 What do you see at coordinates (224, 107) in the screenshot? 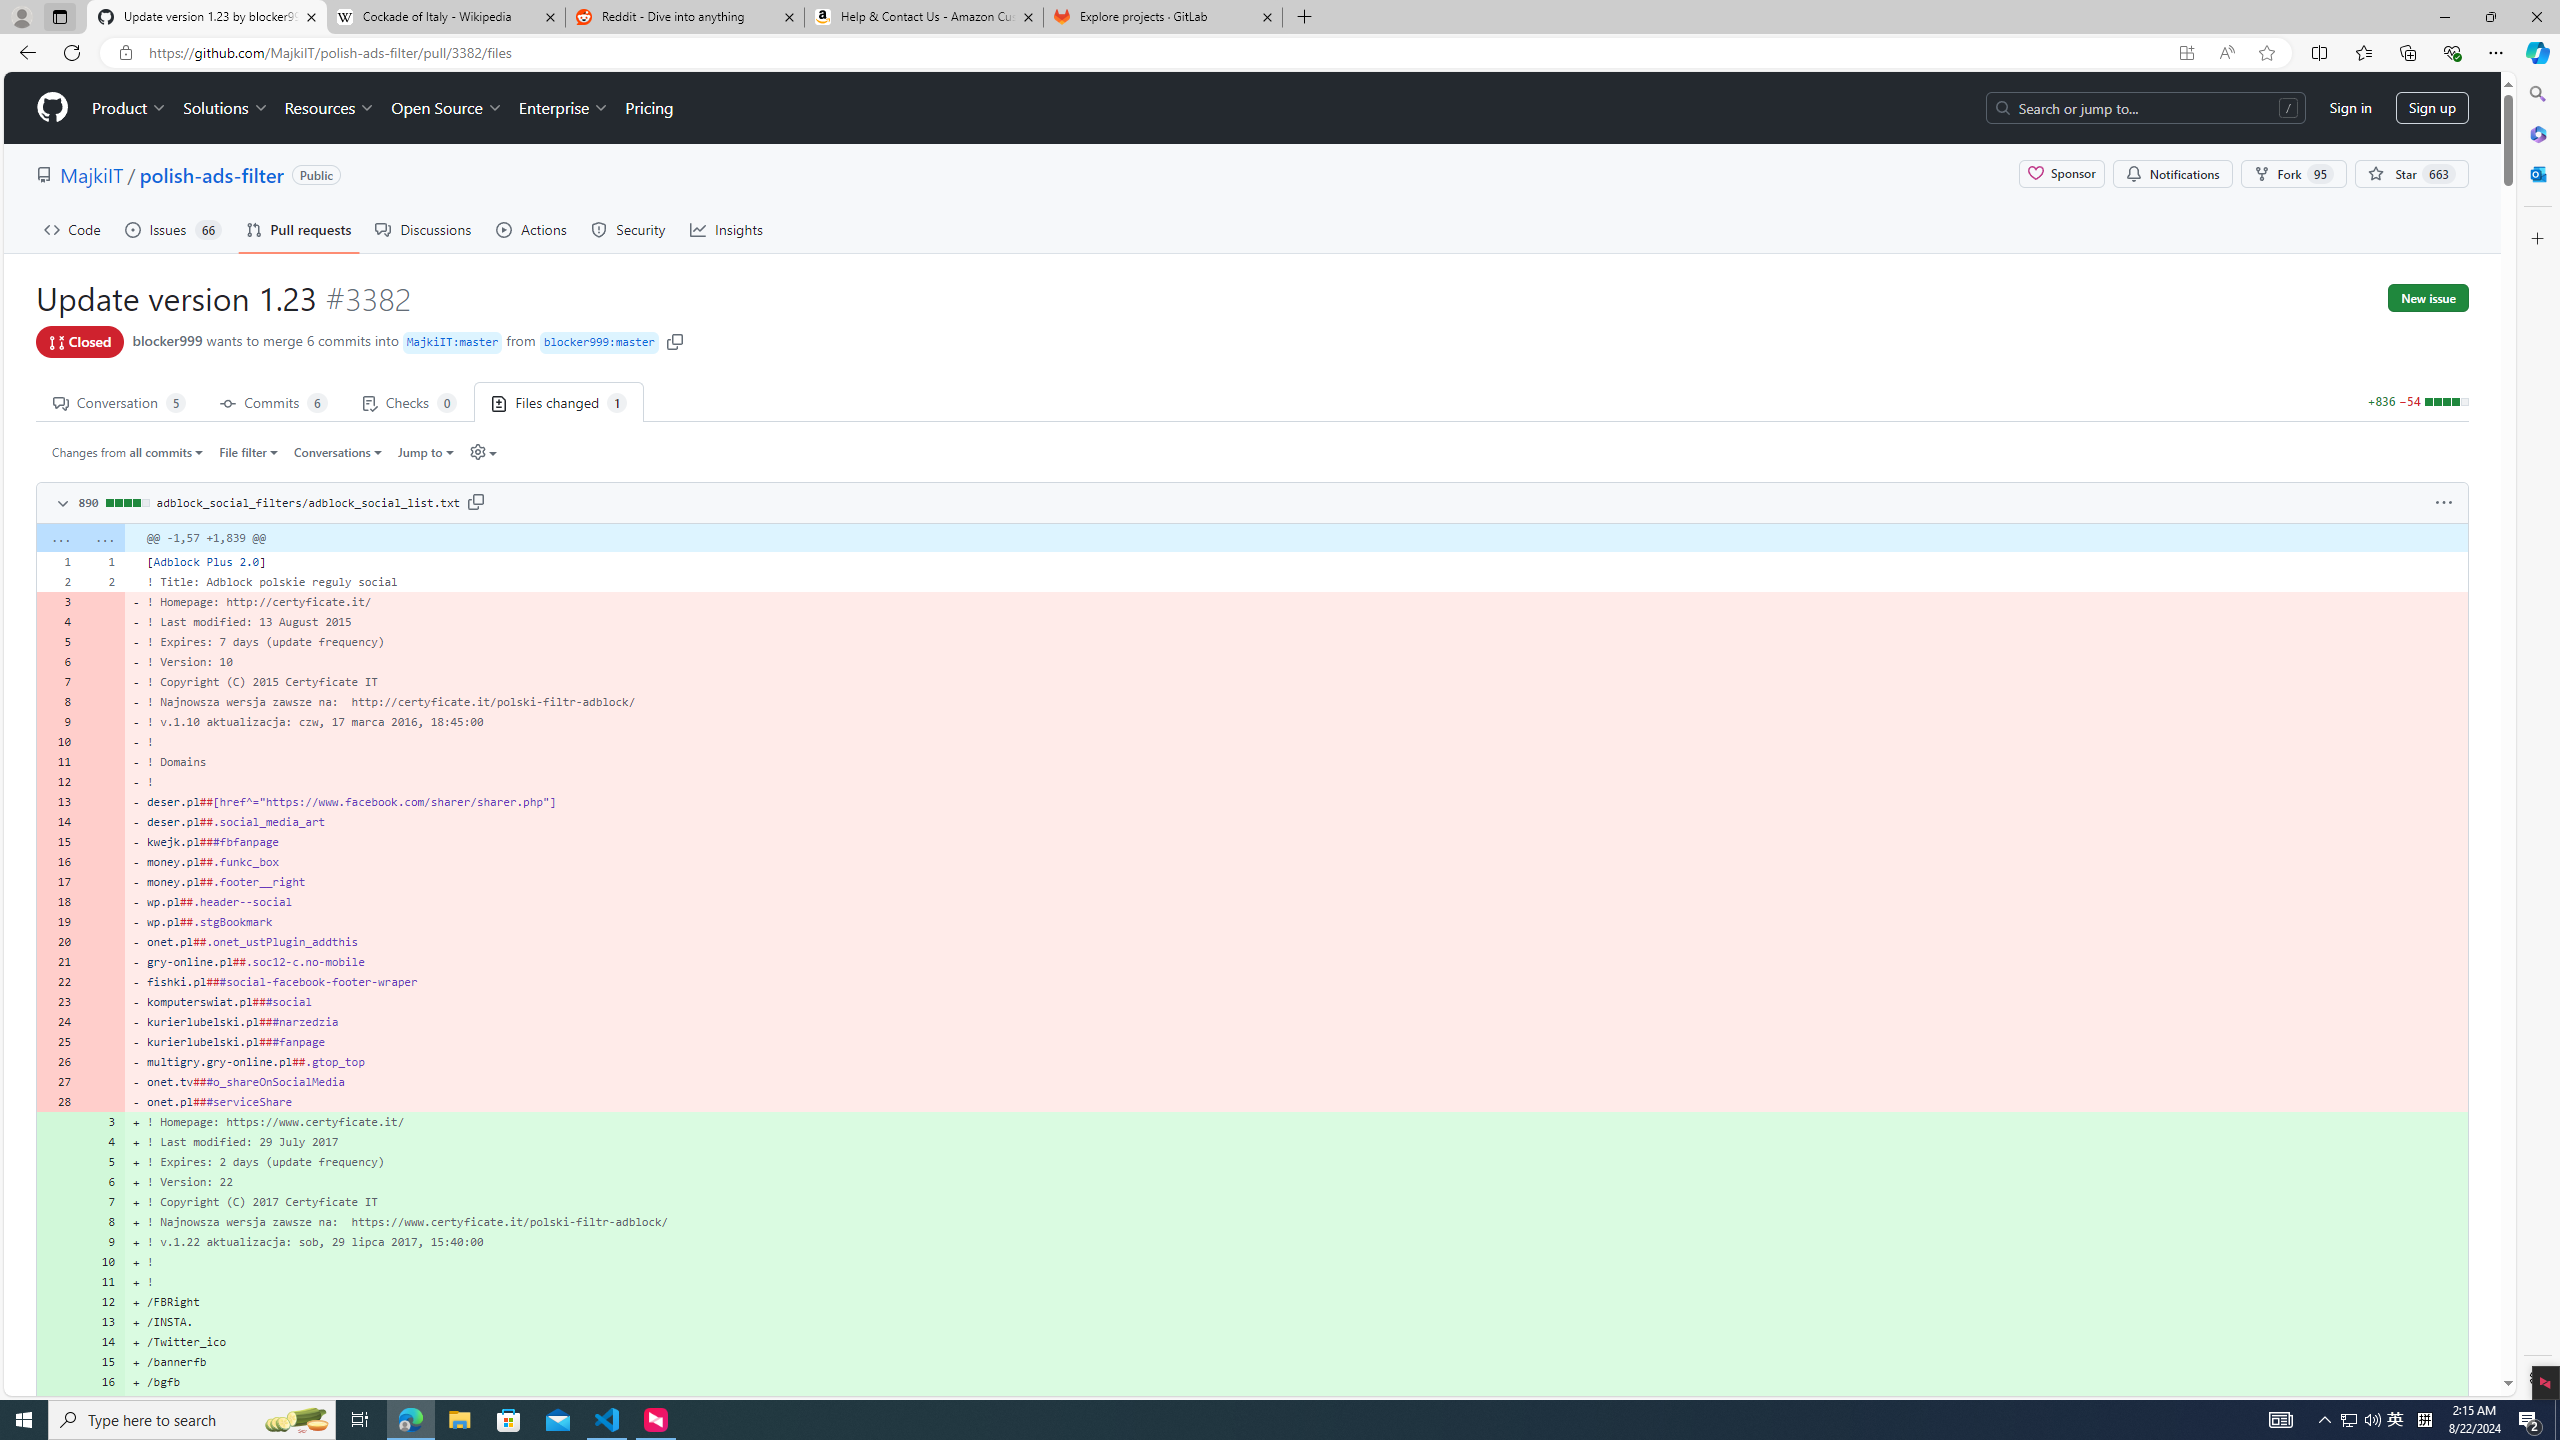
I see `'Solutions'` at bounding box center [224, 107].